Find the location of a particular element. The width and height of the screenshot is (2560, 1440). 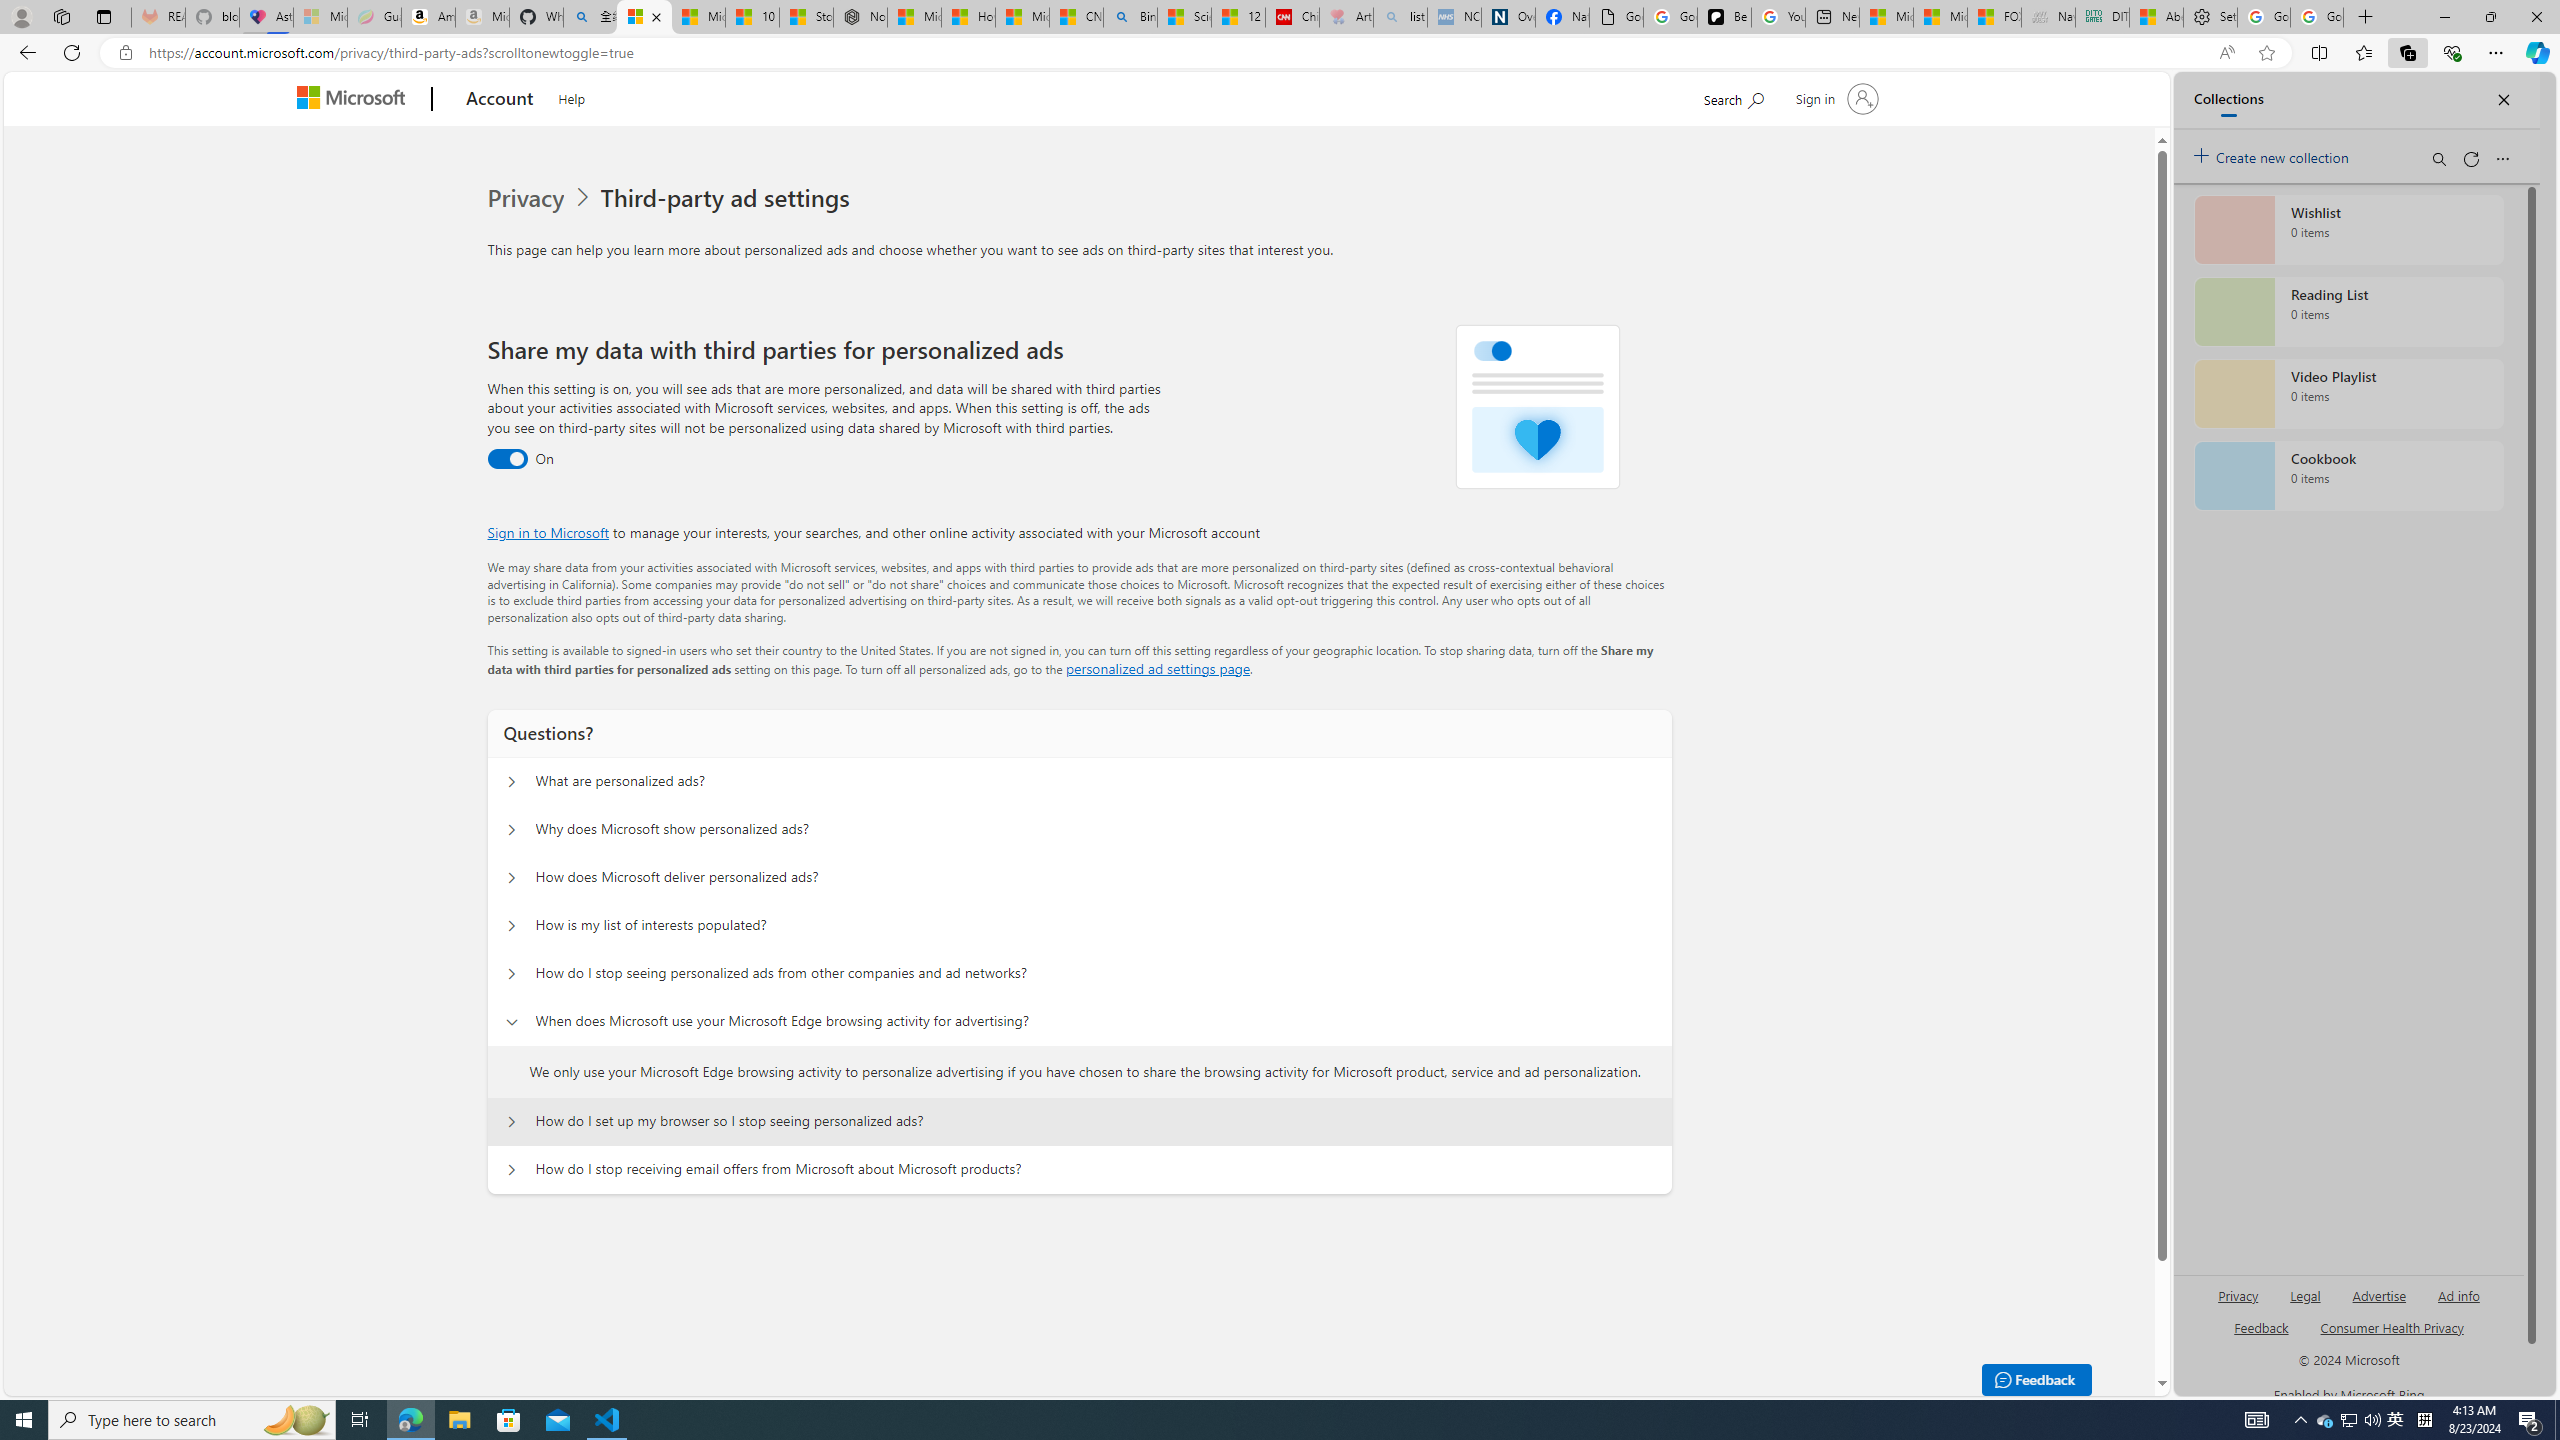

'Sign in to Microsoft' is located at coordinates (546, 532).